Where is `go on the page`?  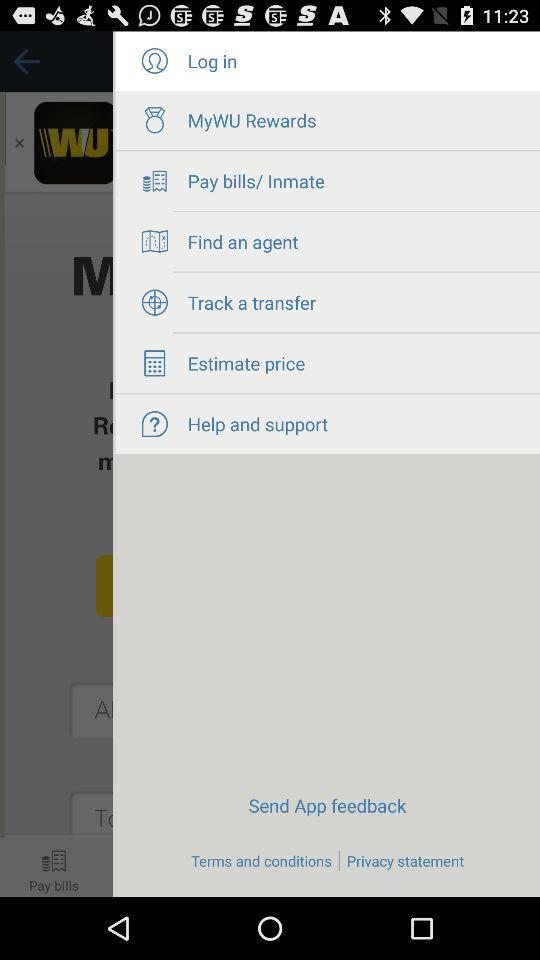
go on the page is located at coordinates (56, 464).